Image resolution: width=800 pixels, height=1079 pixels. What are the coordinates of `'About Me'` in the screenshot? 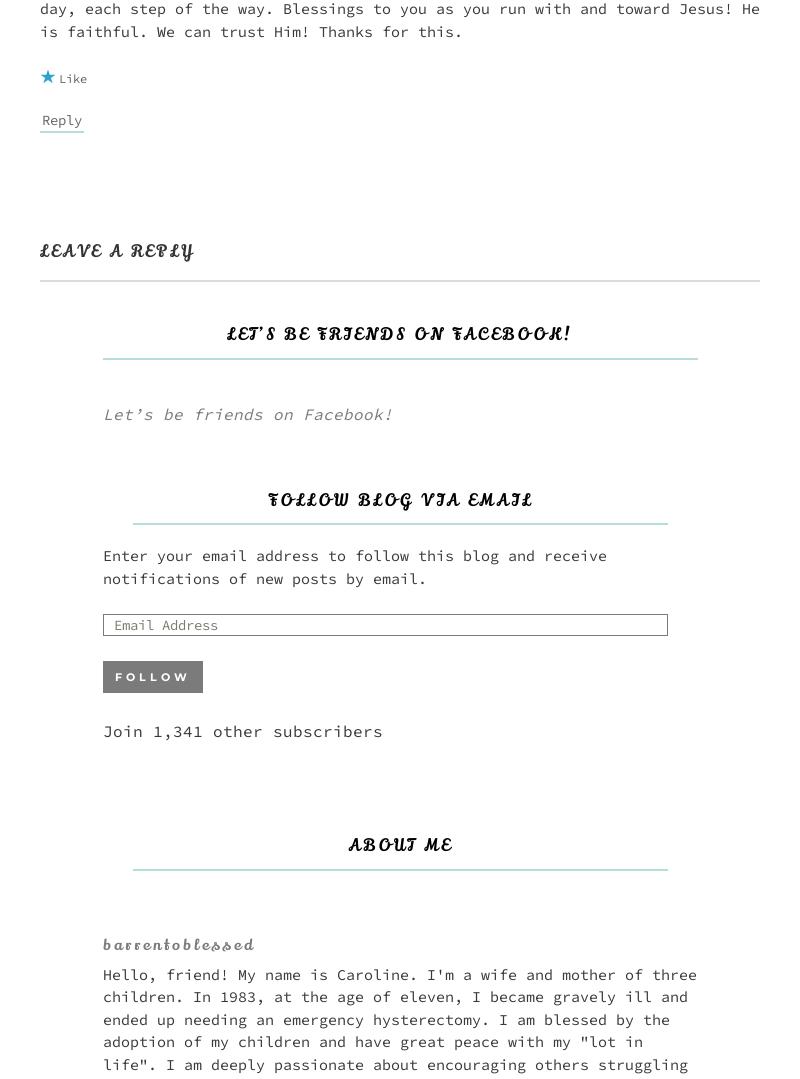 It's located at (400, 845).